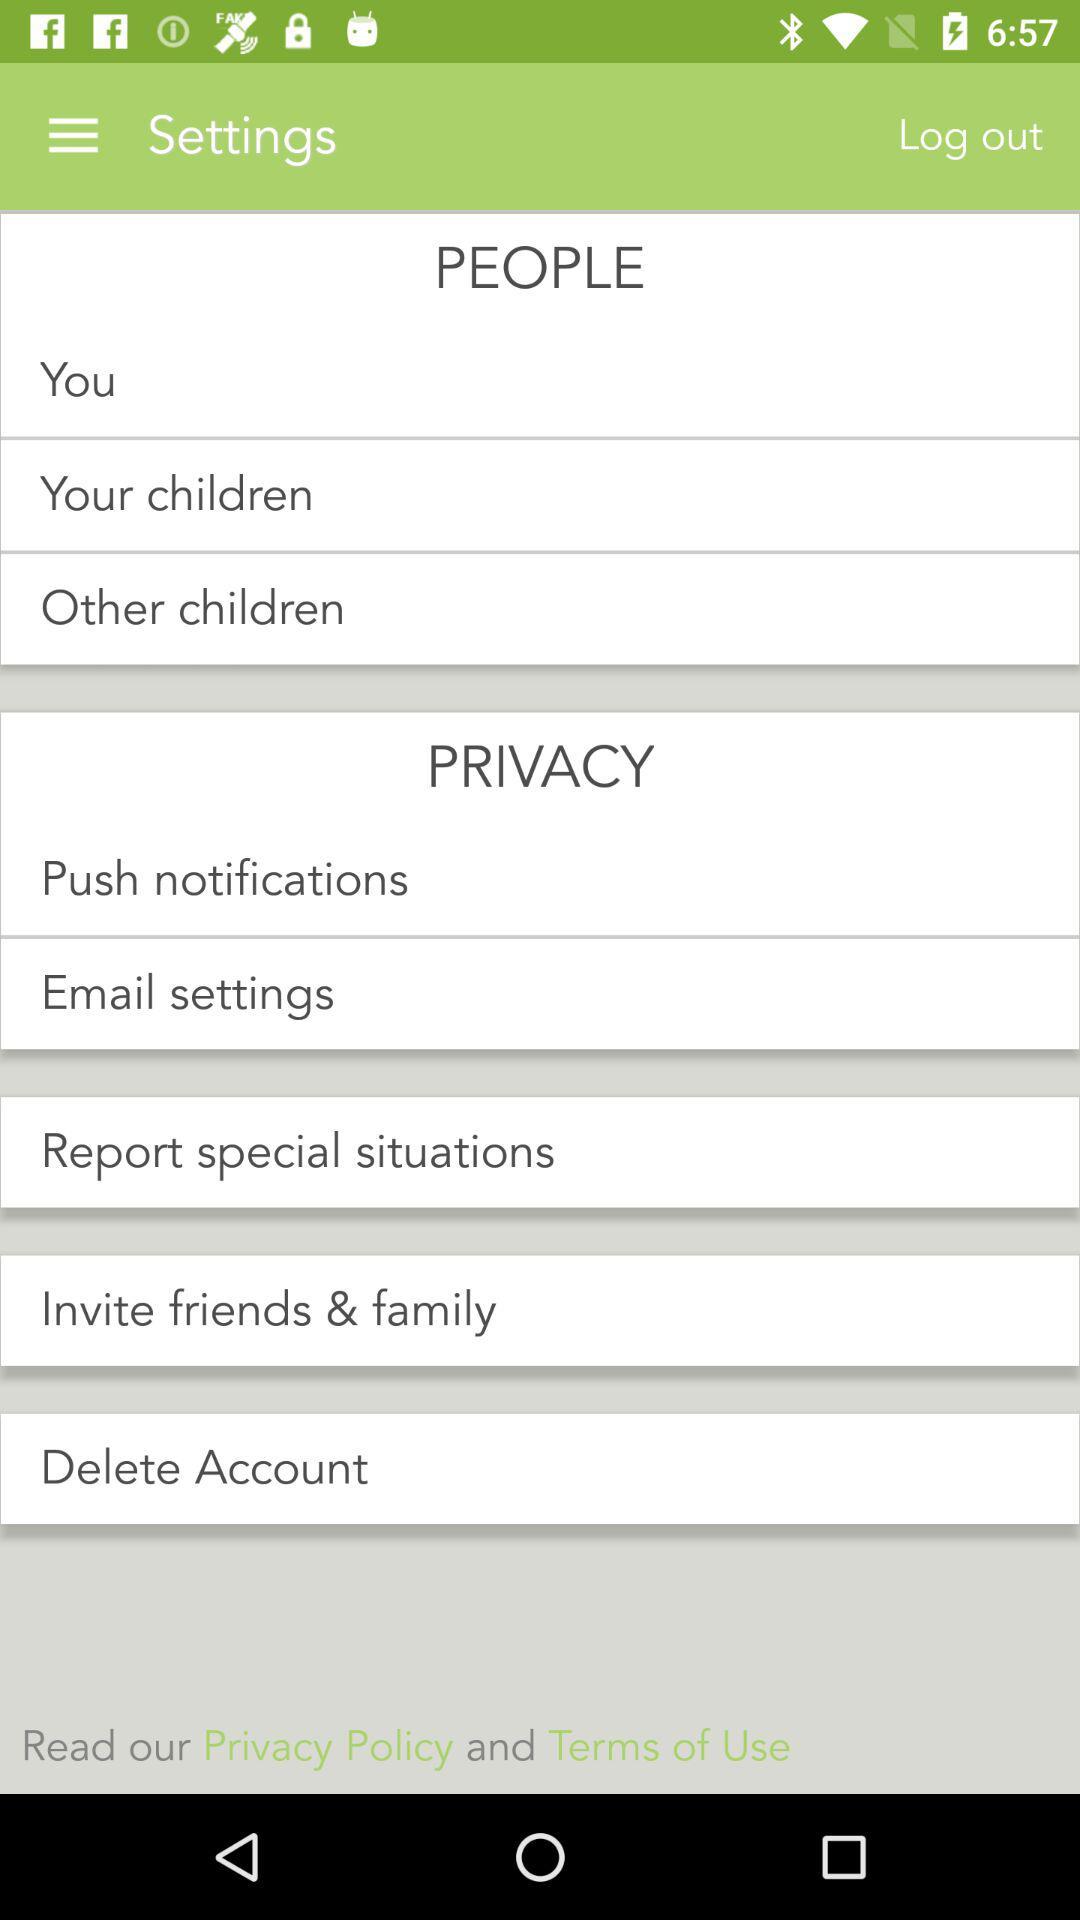 This screenshot has height=1920, width=1080. Describe the element at coordinates (969, 135) in the screenshot. I see `the item above you item` at that location.